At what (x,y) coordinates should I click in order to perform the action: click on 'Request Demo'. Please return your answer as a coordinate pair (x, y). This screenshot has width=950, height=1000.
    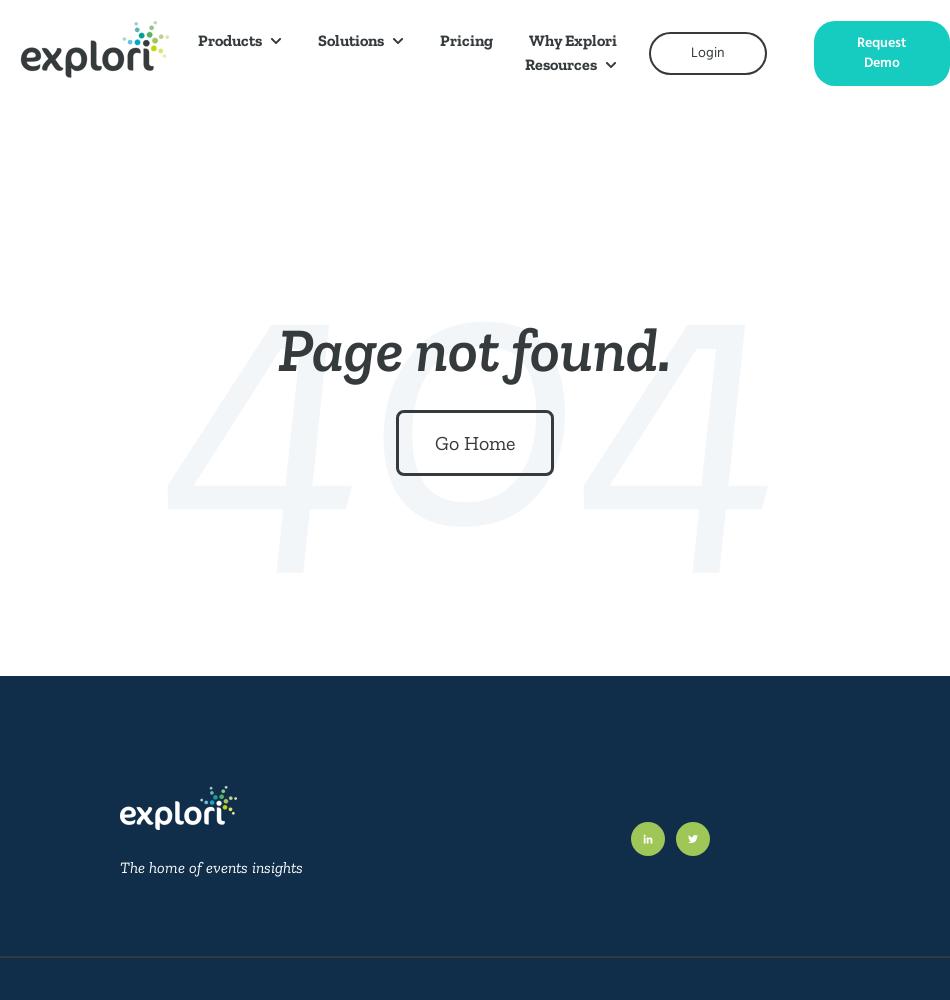
    Looking at the image, I should click on (880, 53).